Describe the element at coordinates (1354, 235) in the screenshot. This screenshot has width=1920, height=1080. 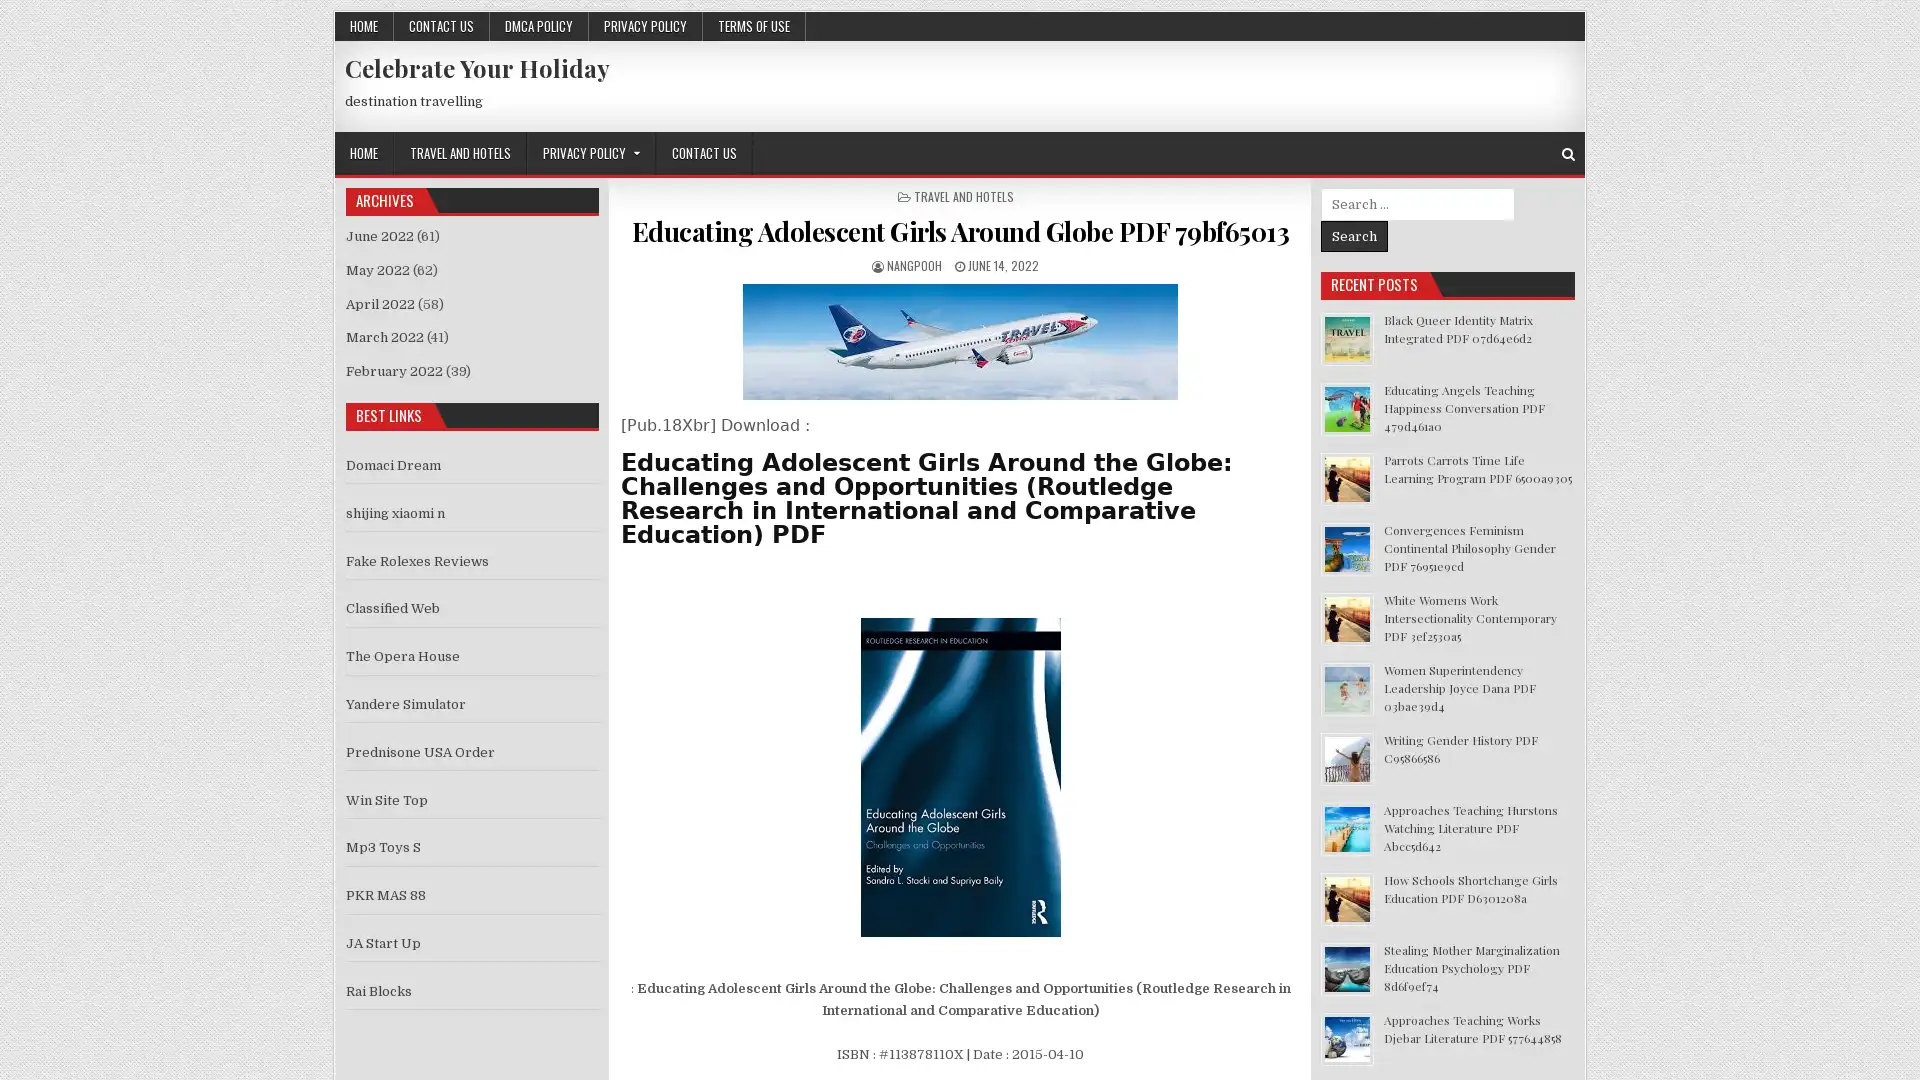
I see `Search` at that location.